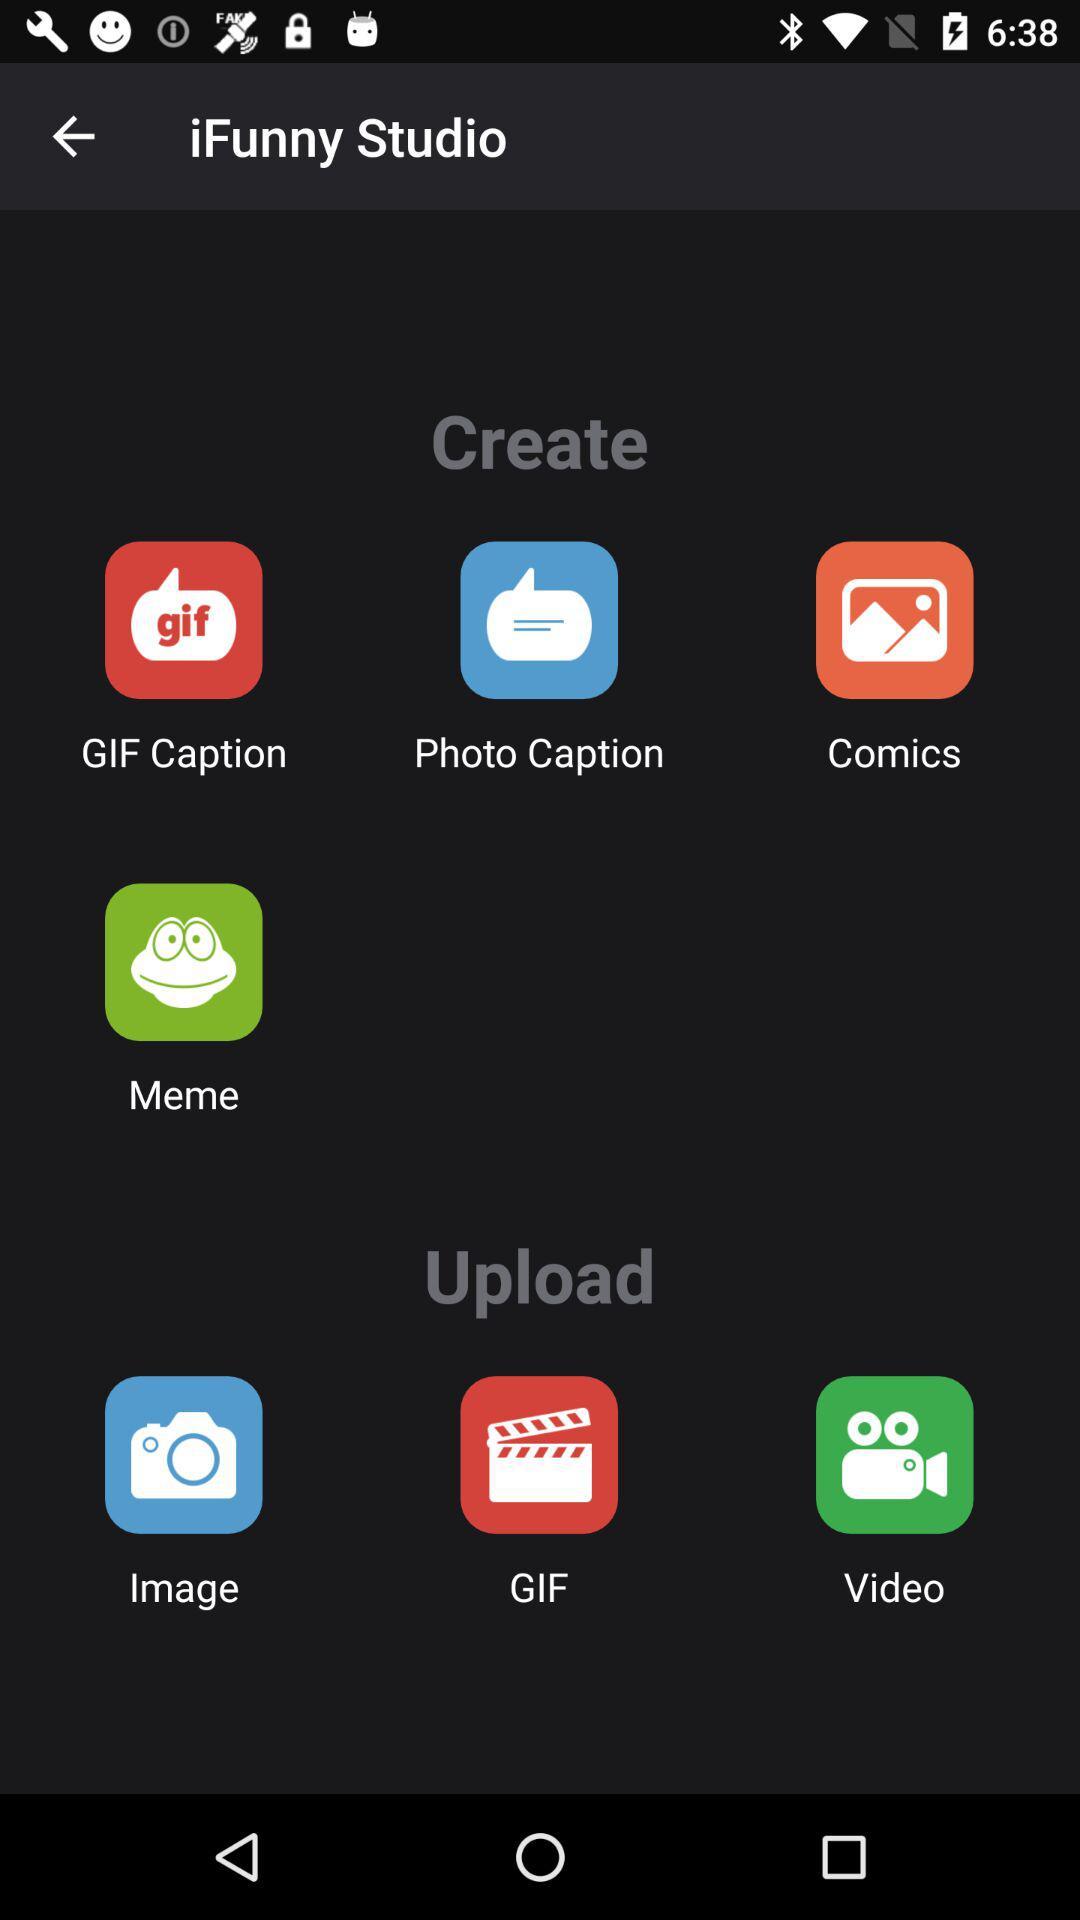 Image resolution: width=1080 pixels, height=1920 pixels. Describe the element at coordinates (183, 619) in the screenshot. I see `send a gif` at that location.